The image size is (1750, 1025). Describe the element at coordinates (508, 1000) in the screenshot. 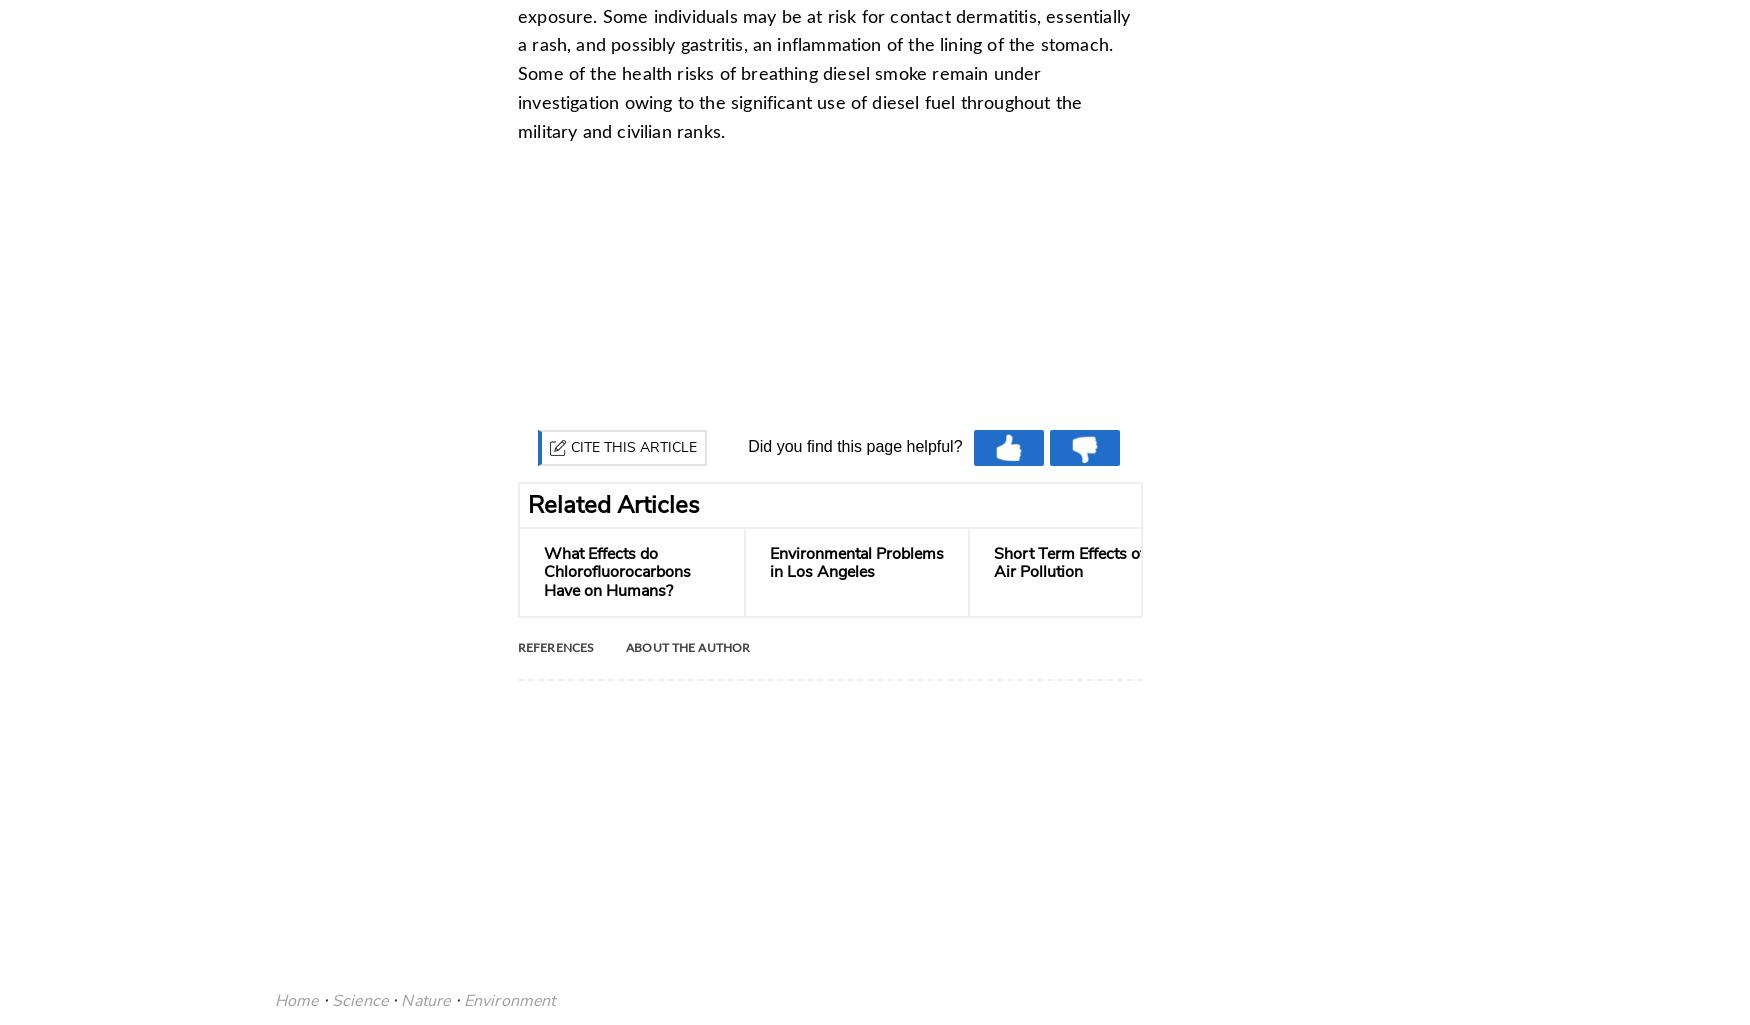

I see `'Environment'` at that location.